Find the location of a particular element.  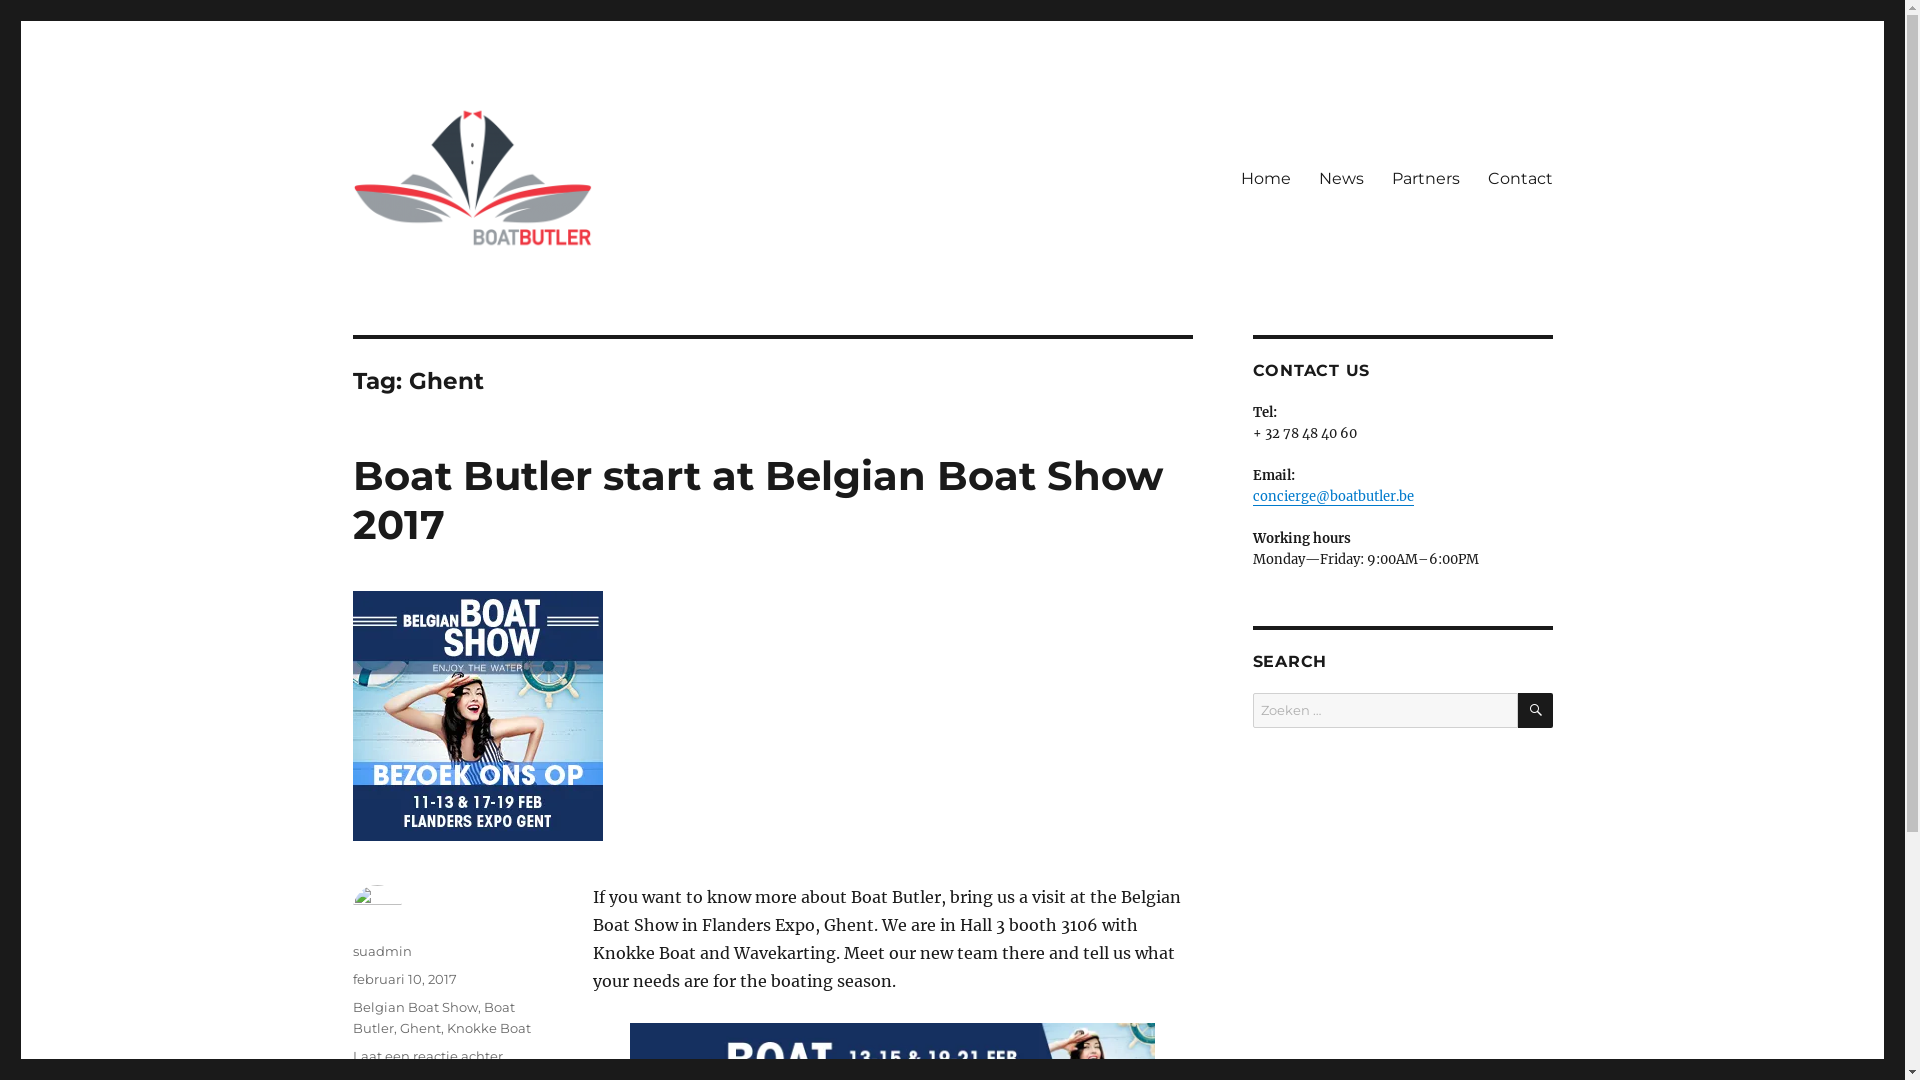

'Belgian Boat Show' is located at coordinates (351, 1006).